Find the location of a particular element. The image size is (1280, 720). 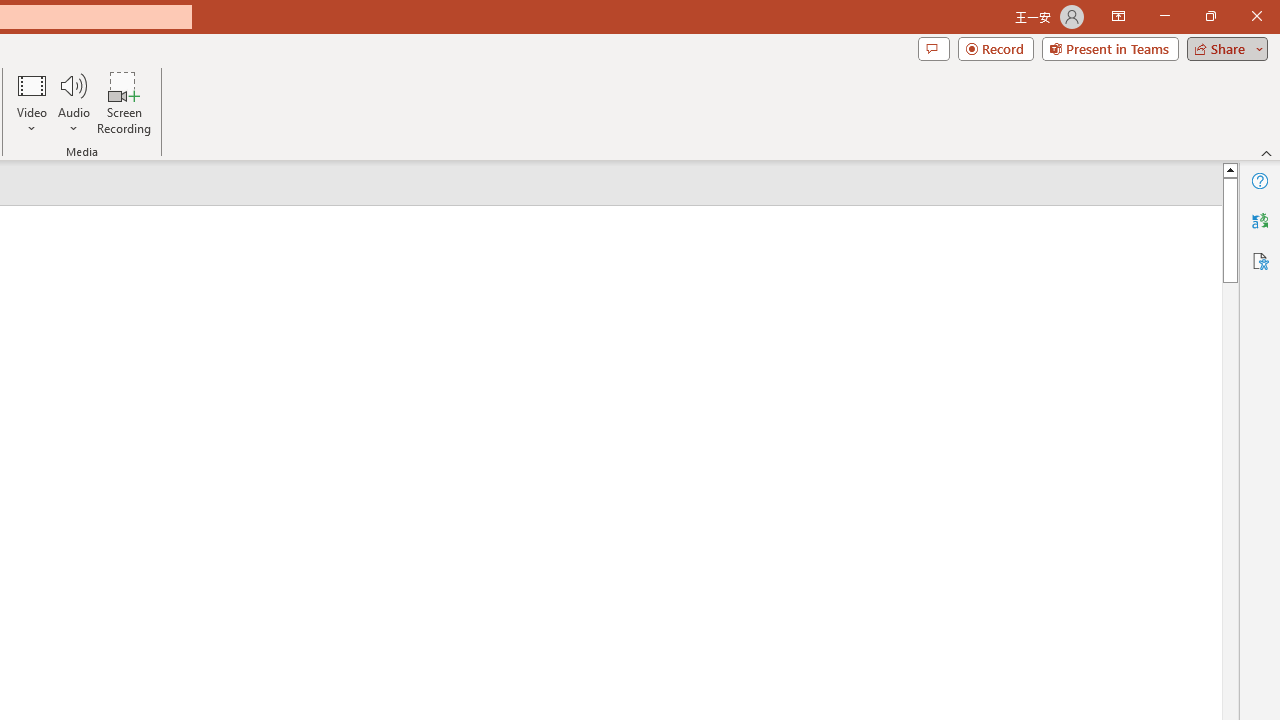

'Line up' is located at coordinates (1229, 168).